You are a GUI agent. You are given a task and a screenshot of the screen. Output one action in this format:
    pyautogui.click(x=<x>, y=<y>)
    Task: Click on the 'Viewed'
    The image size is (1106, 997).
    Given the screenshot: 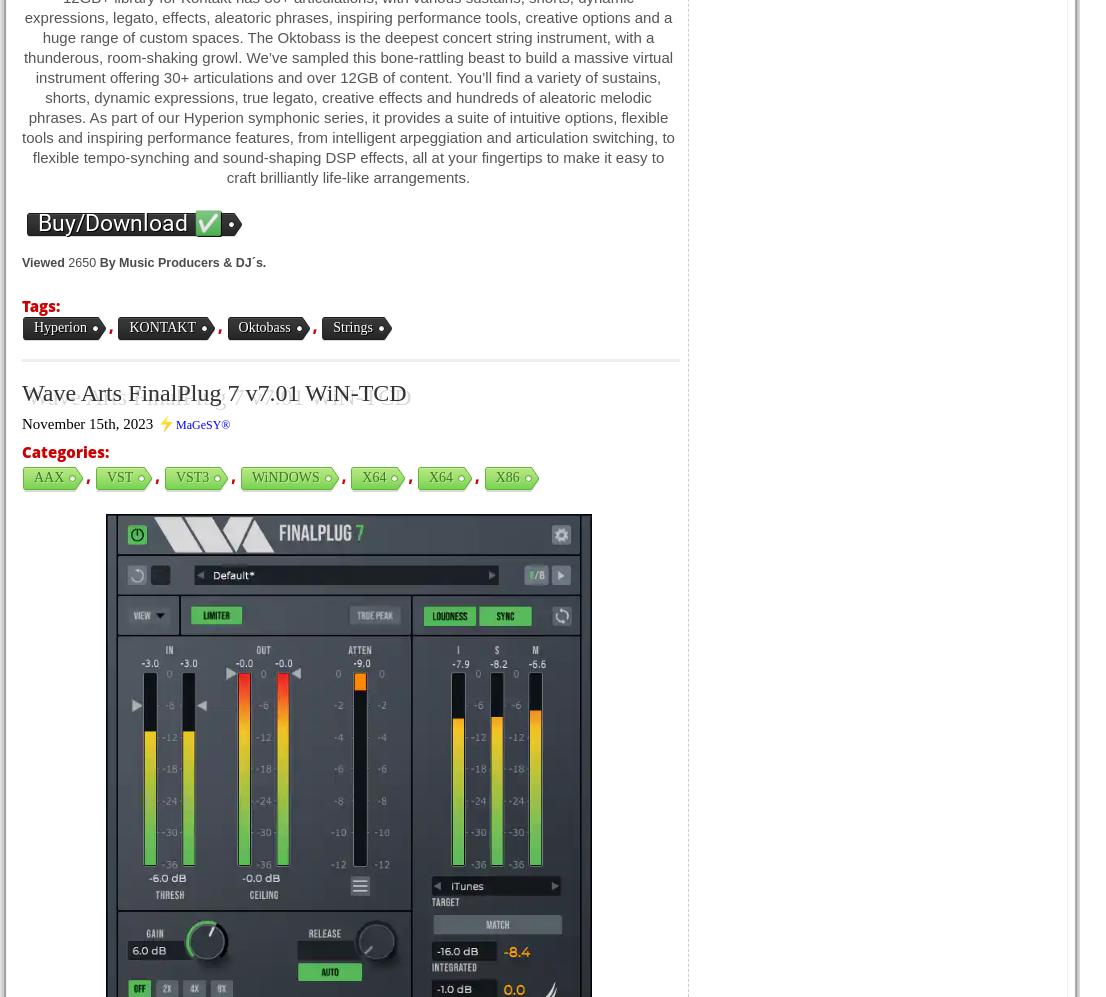 What is the action you would take?
    pyautogui.click(x=22, y=262)
    